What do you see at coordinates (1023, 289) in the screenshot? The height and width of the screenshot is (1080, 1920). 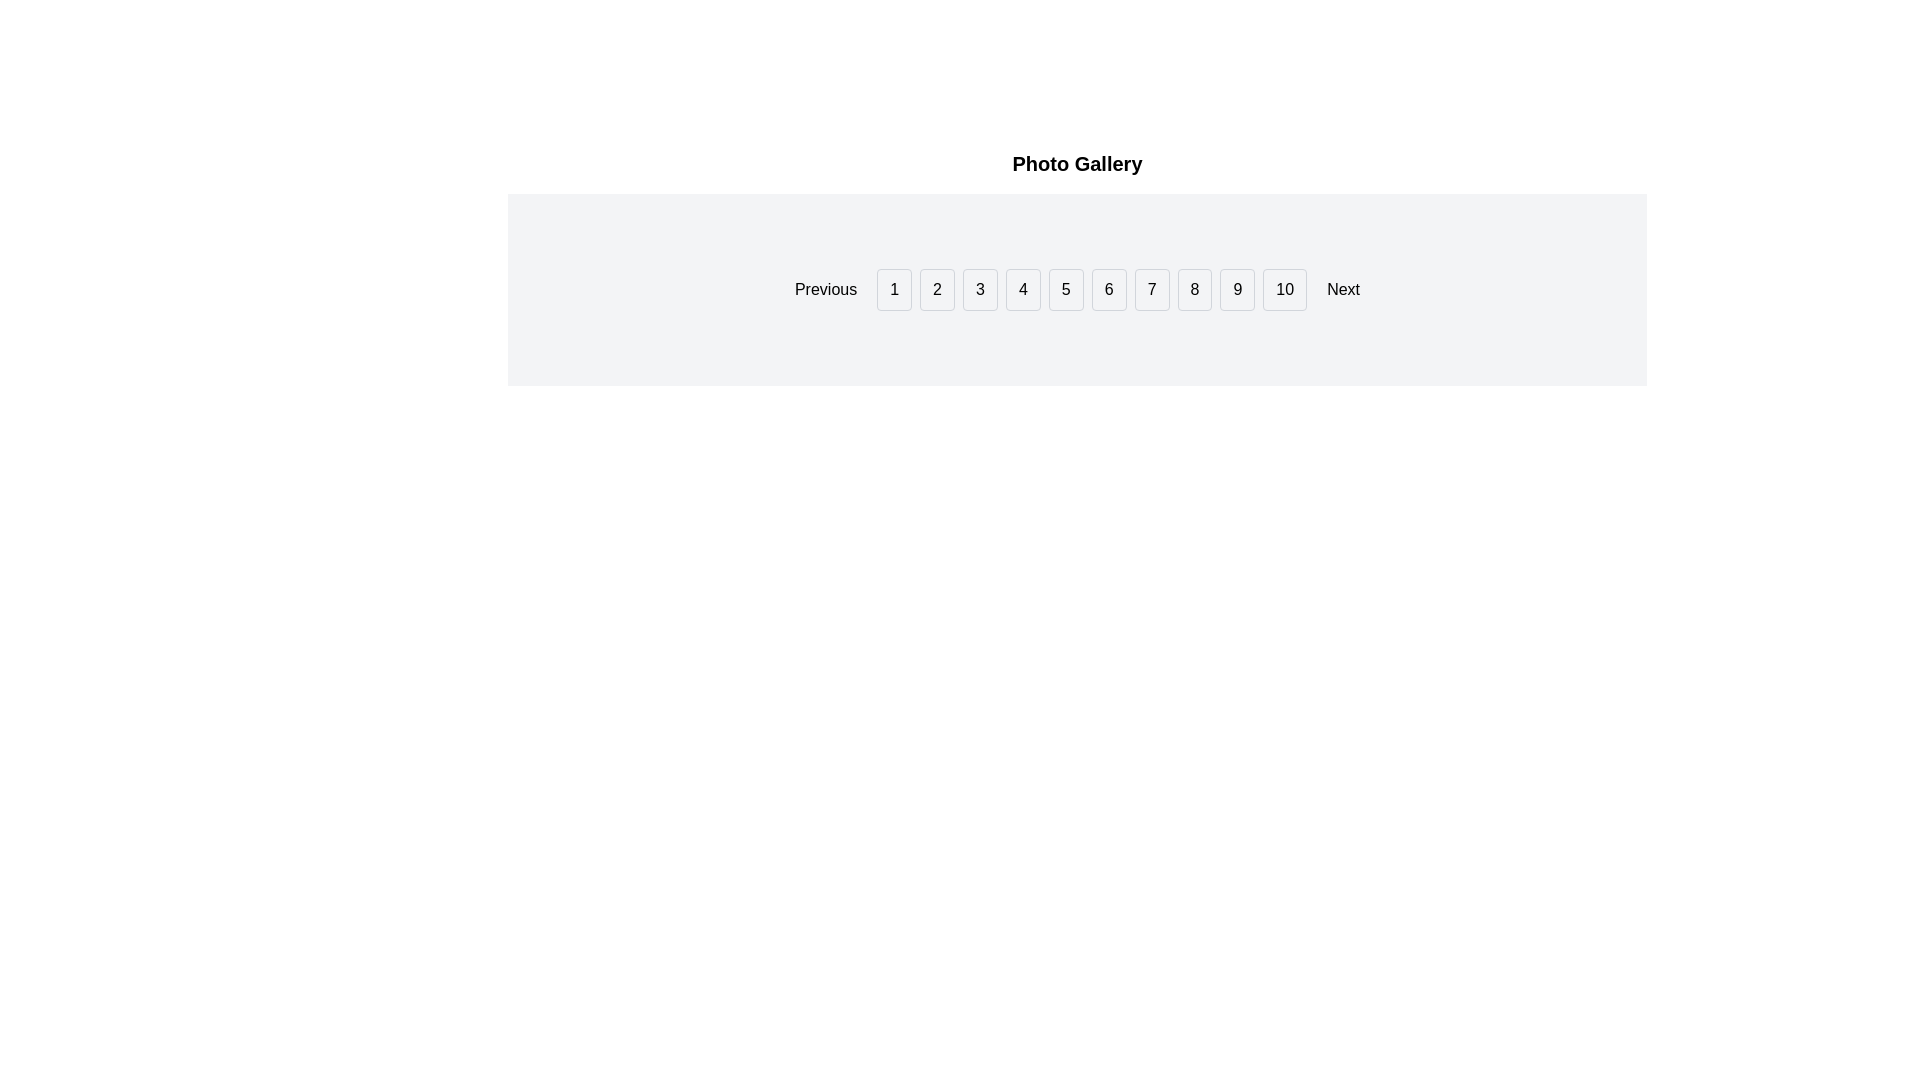 I see `the square-shaped button labeled '4' in the pagination navigation bar` at bounding box center [1023, 289].